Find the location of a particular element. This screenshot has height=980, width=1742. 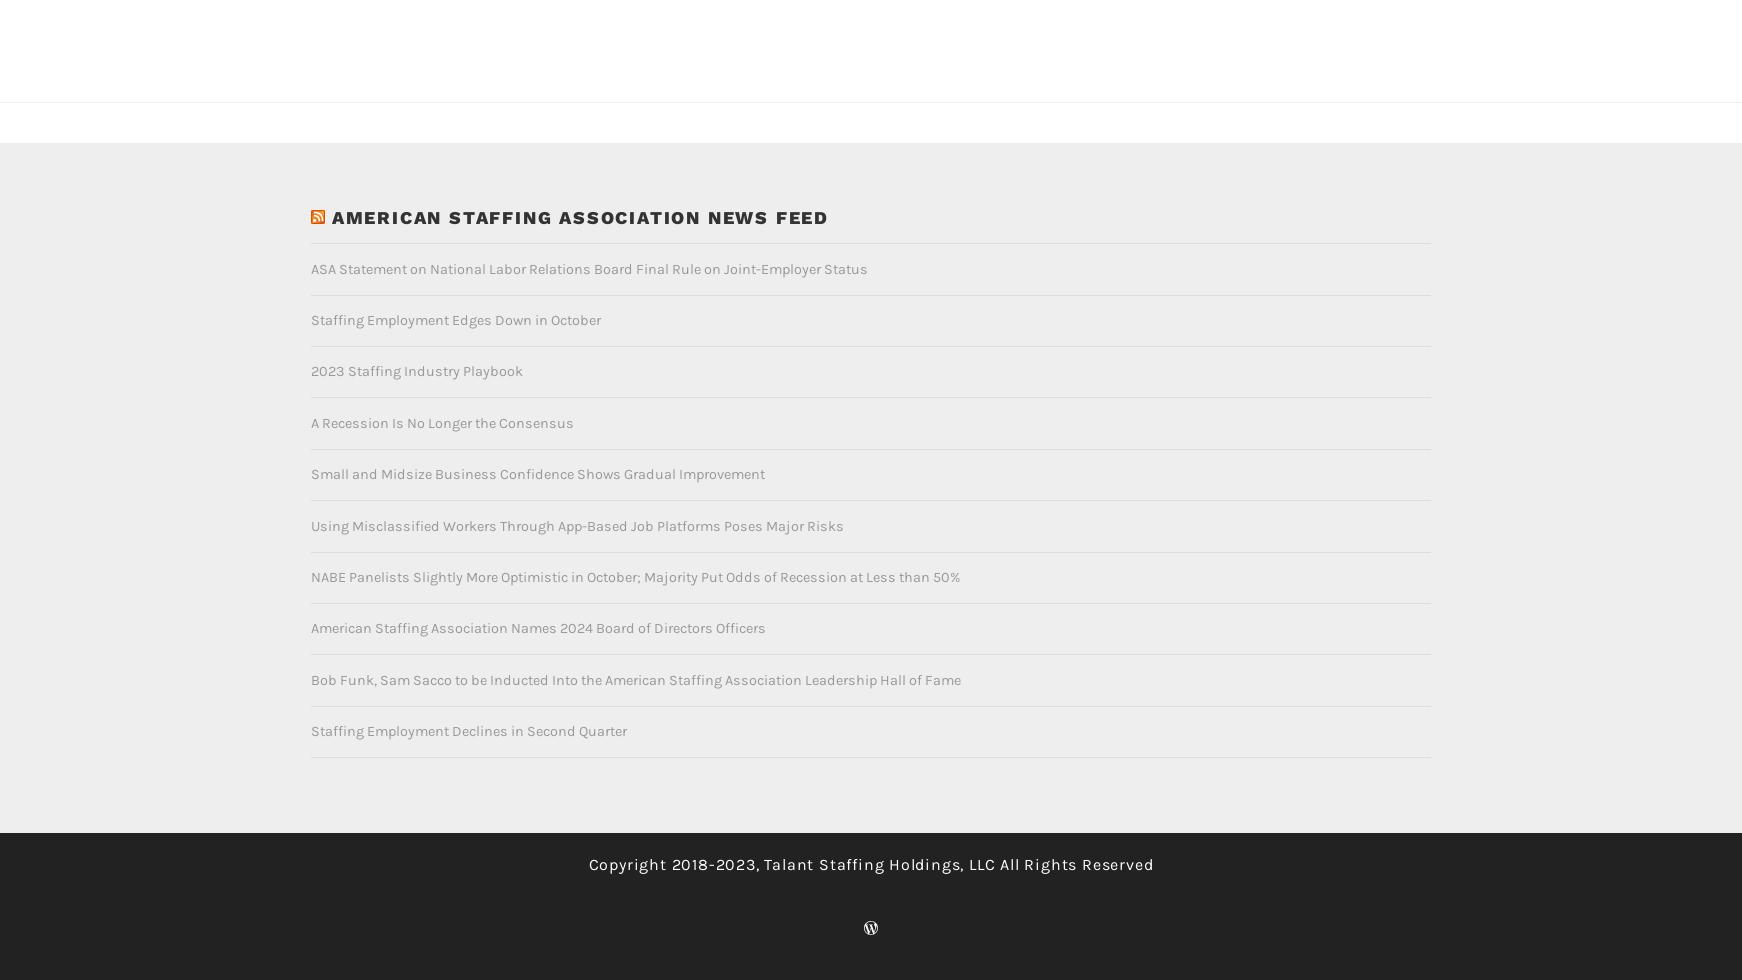

'American Staffing Association Names 2024 Board of Directors Officers' is located at coordinates (538, 596).